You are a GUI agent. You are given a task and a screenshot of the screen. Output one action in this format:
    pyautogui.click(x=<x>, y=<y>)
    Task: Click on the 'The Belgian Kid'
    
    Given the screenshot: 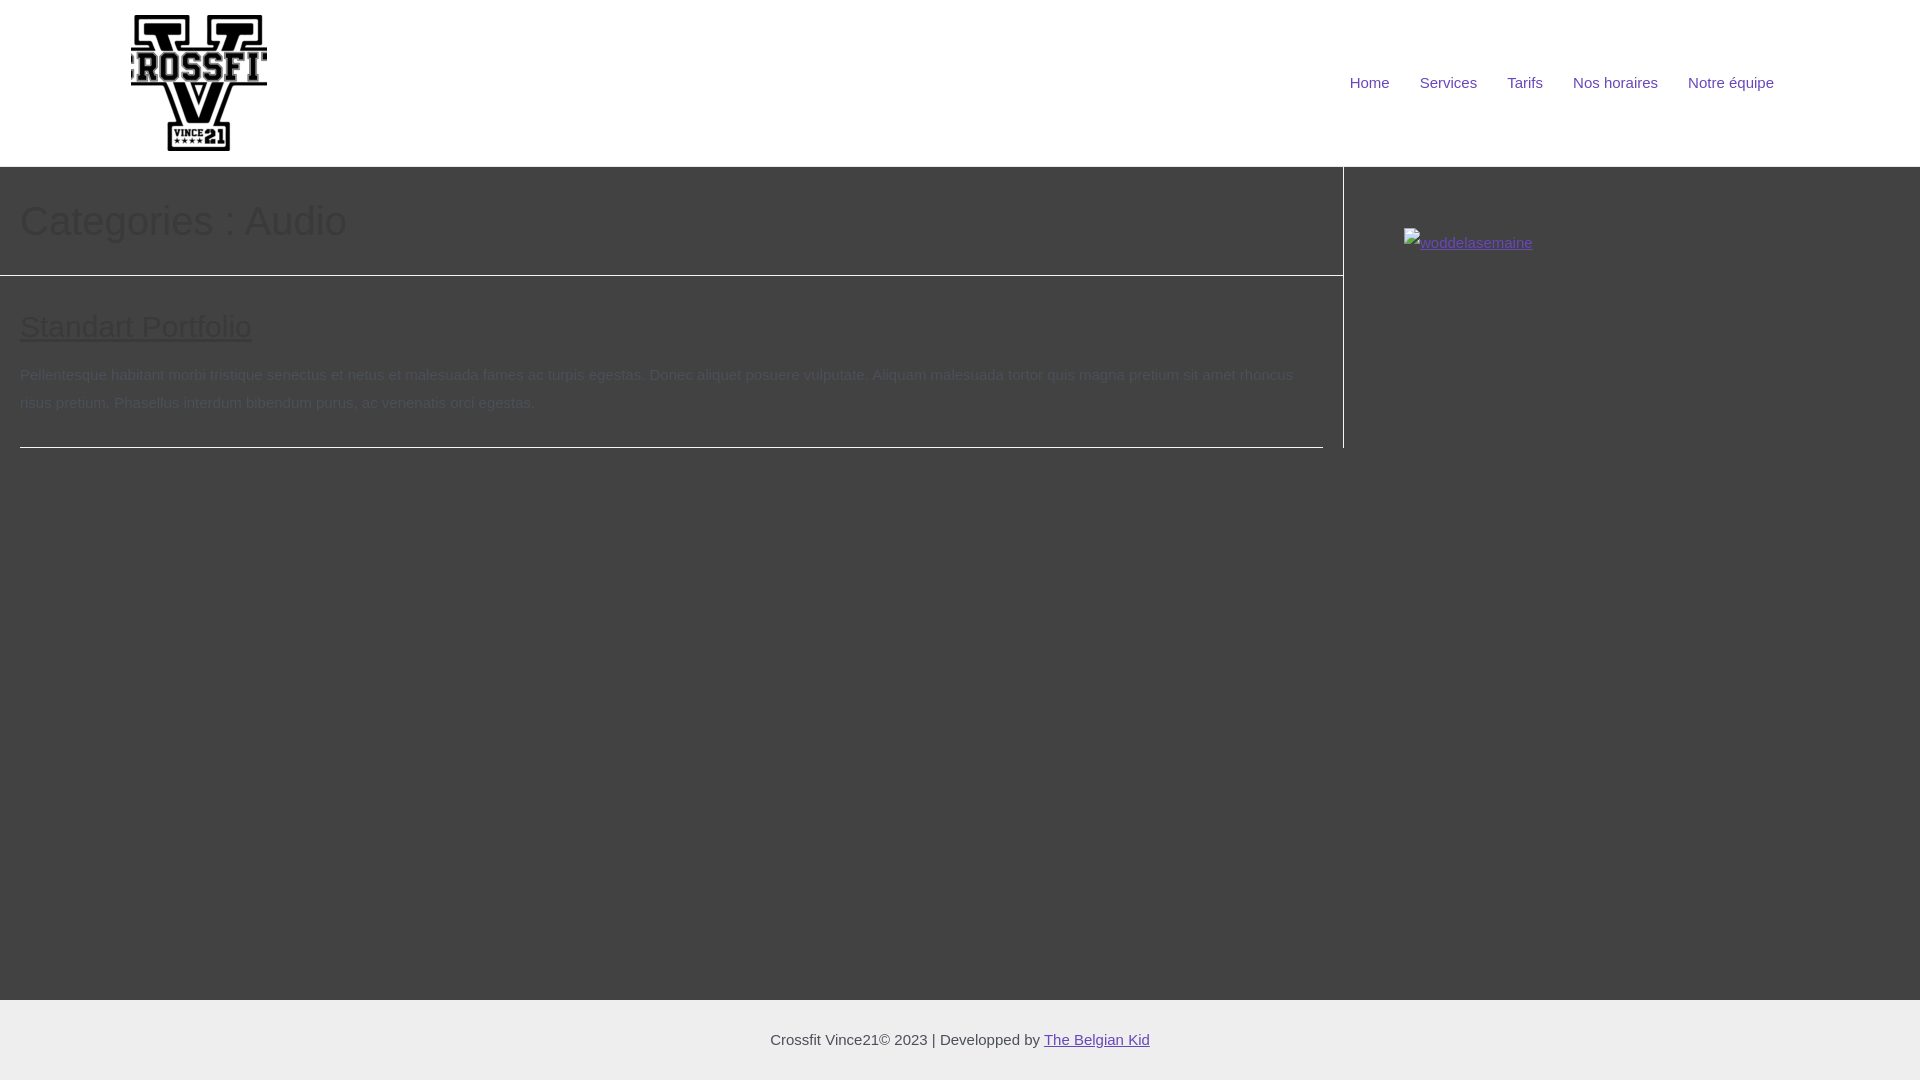 What is the action you would take?
    pyautogui.click(x=1042, y=1038)
    